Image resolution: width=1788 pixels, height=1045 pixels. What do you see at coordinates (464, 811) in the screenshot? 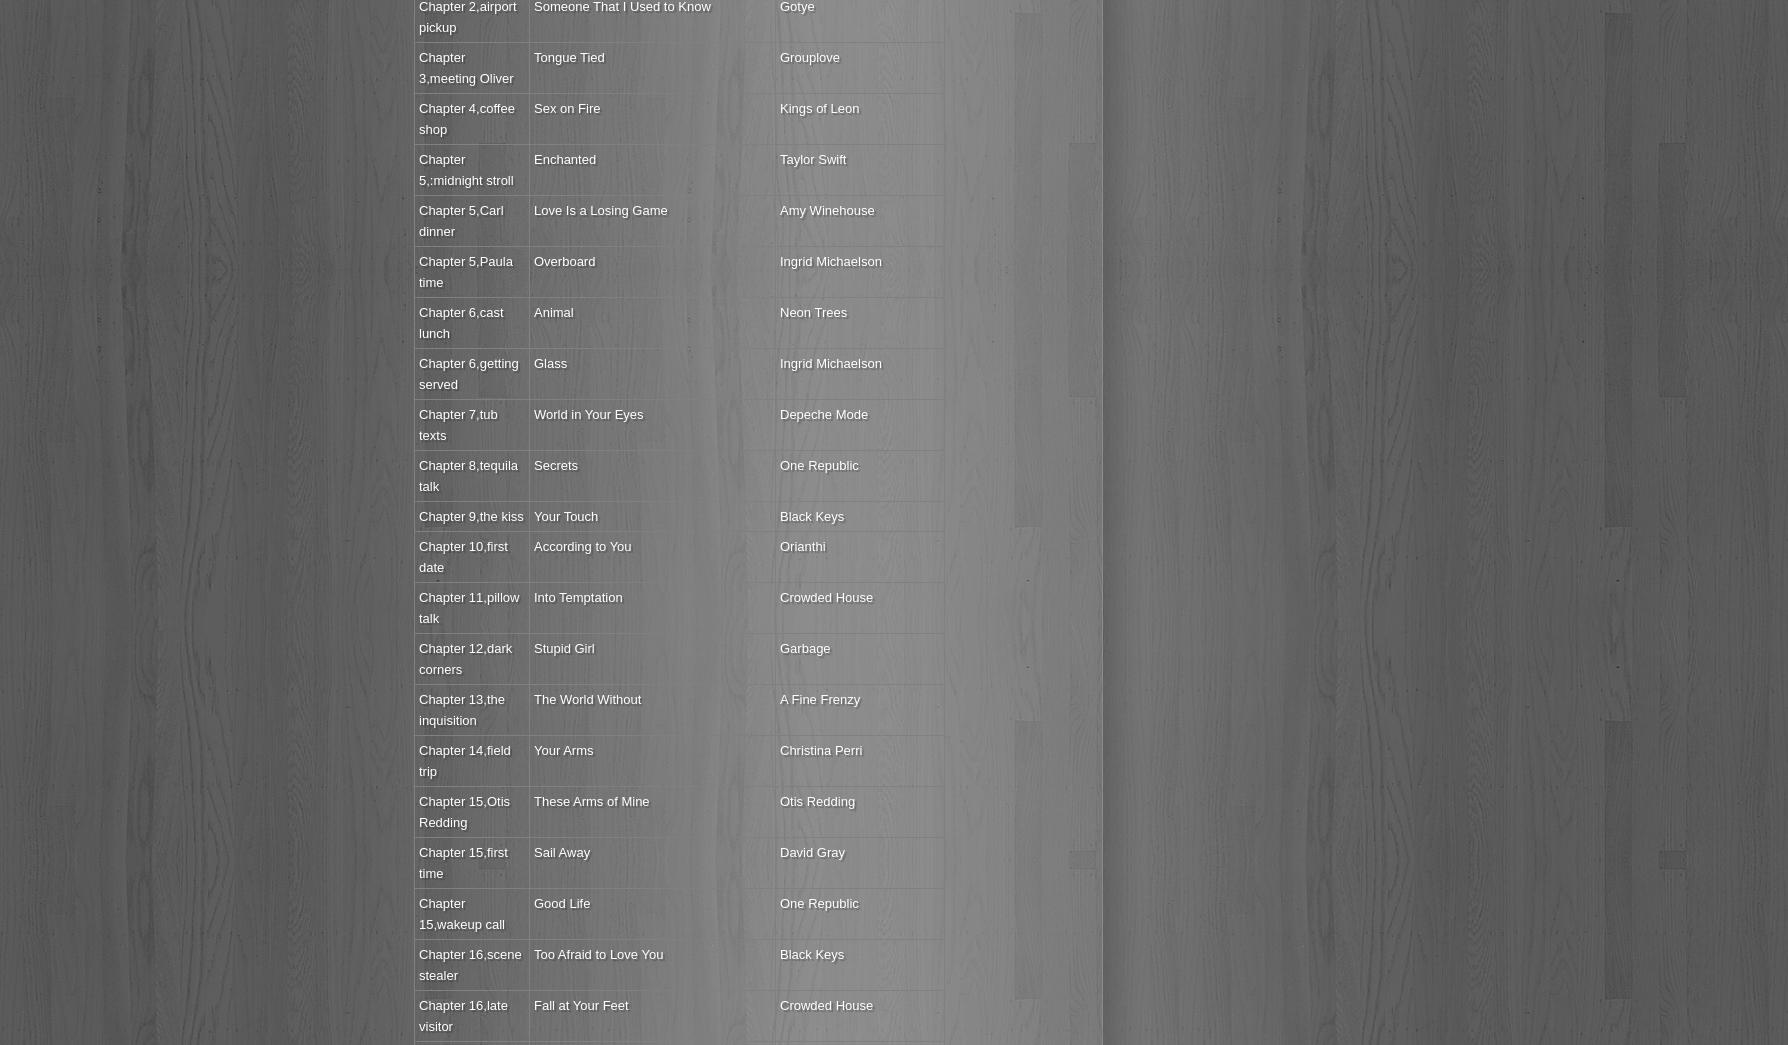
I see `'Chapter 15,Otis Redding'` at bounding box center [464, 811].